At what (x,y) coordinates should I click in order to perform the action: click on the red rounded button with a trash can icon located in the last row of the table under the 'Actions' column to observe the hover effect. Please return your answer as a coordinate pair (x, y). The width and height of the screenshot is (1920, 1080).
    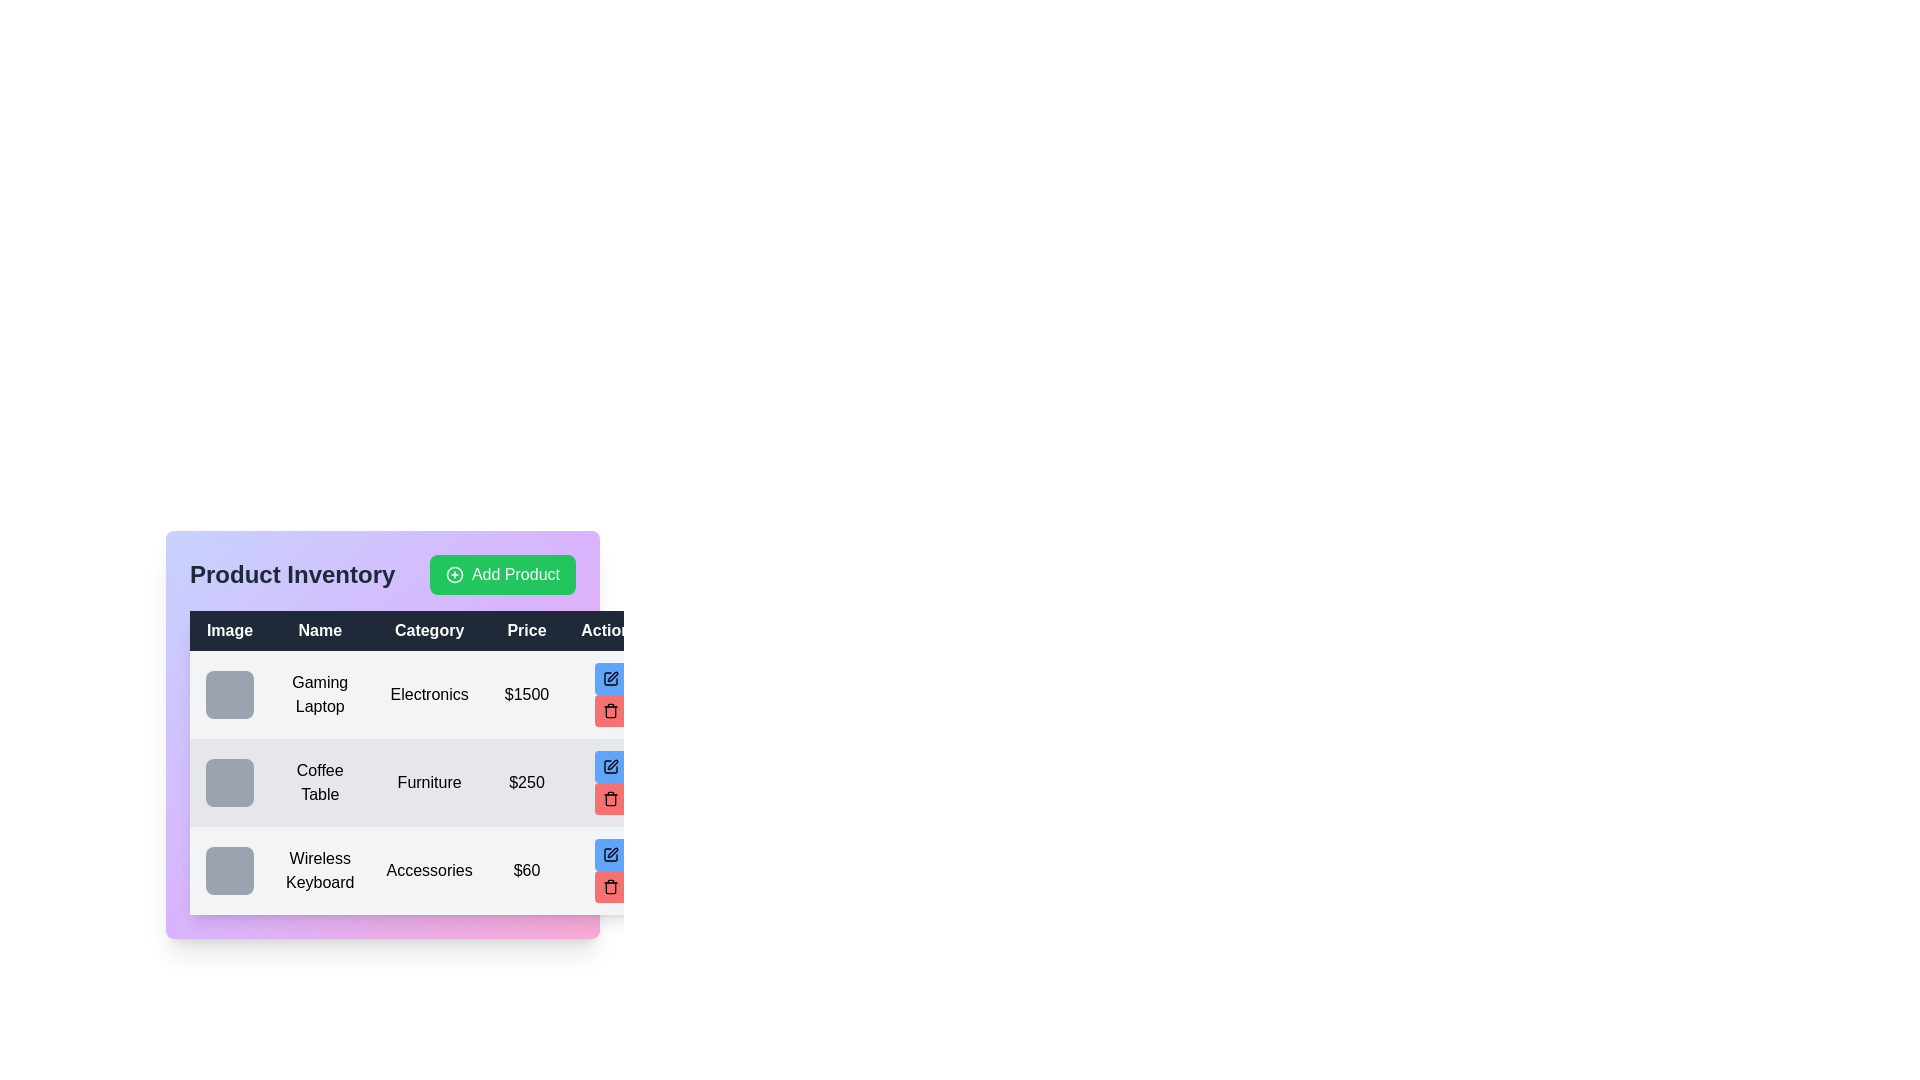
    Looking at the image, I should click on (609, 870).